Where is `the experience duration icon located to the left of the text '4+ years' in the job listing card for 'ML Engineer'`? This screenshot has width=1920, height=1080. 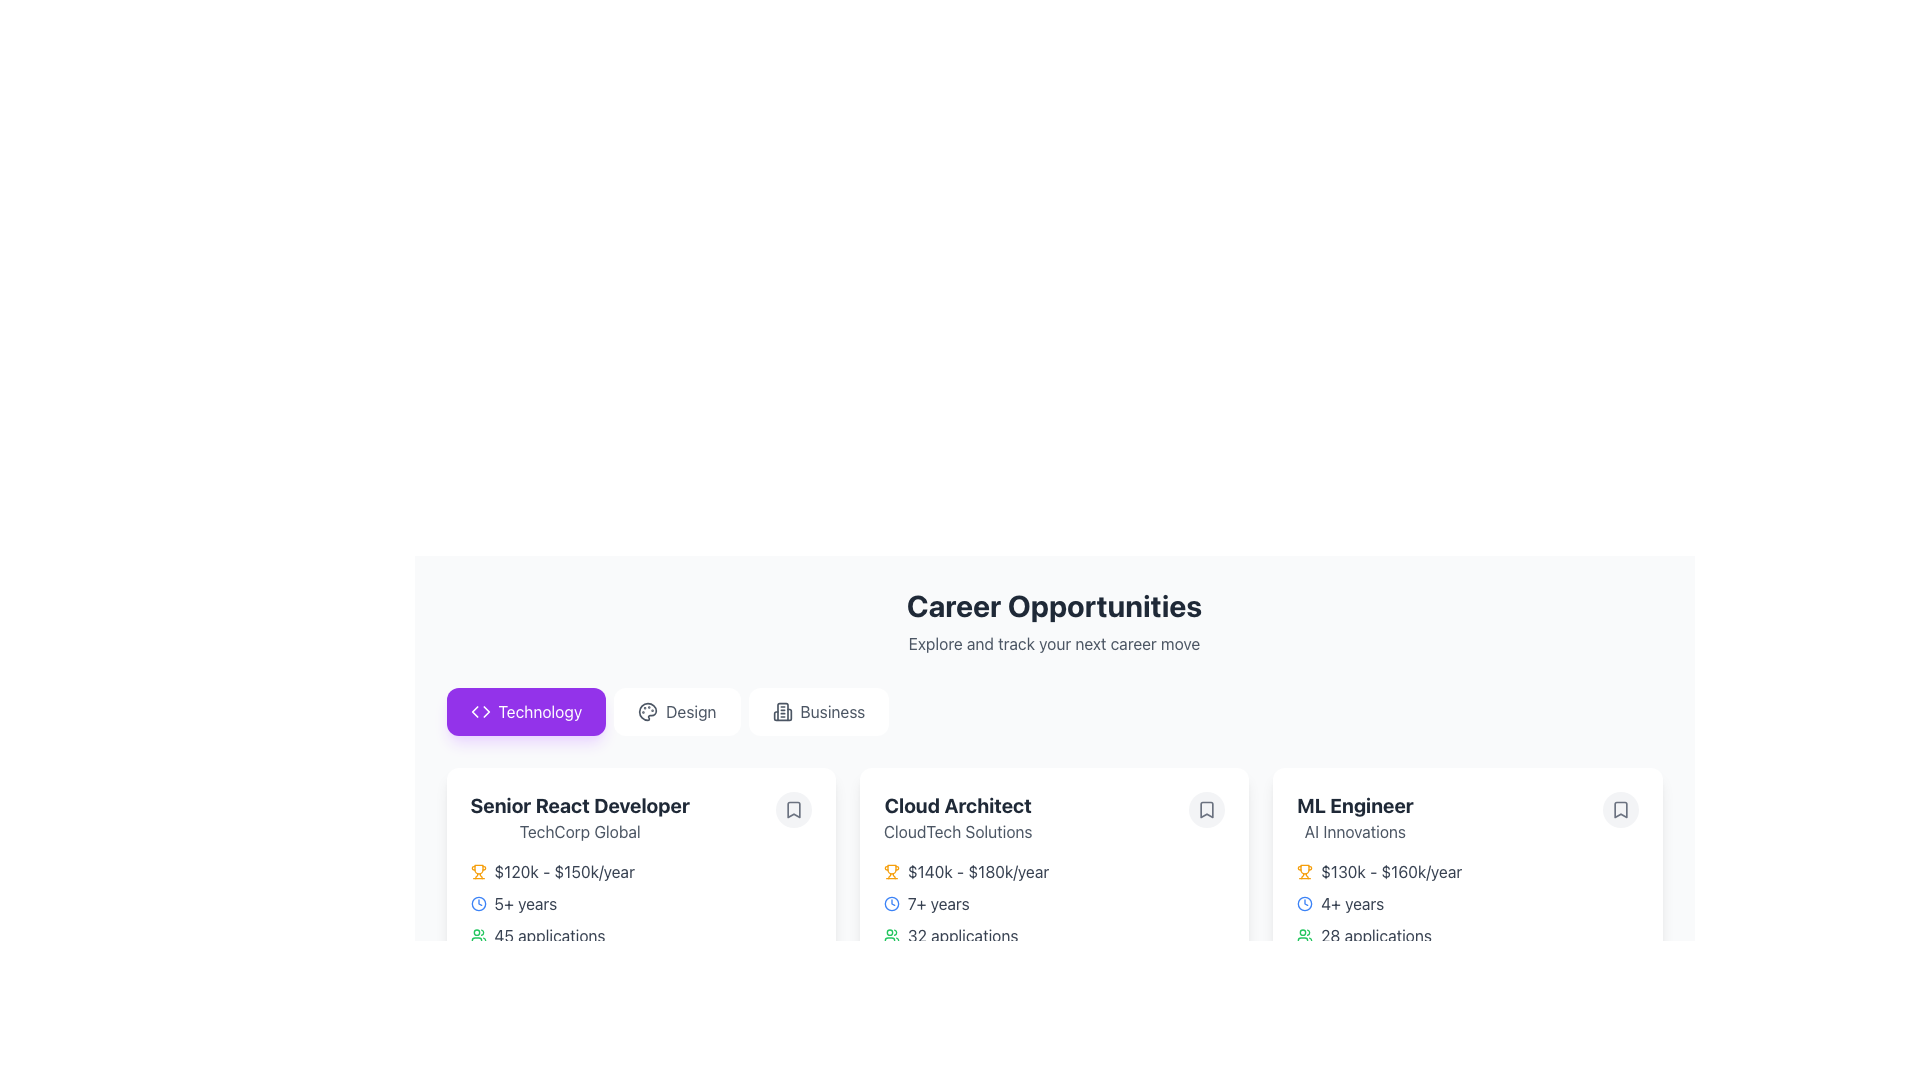
the experience duration icon located to the left of the text '4+ years' in the job listing card for 'ML Engineer' is located at coordinates (1305, 903).